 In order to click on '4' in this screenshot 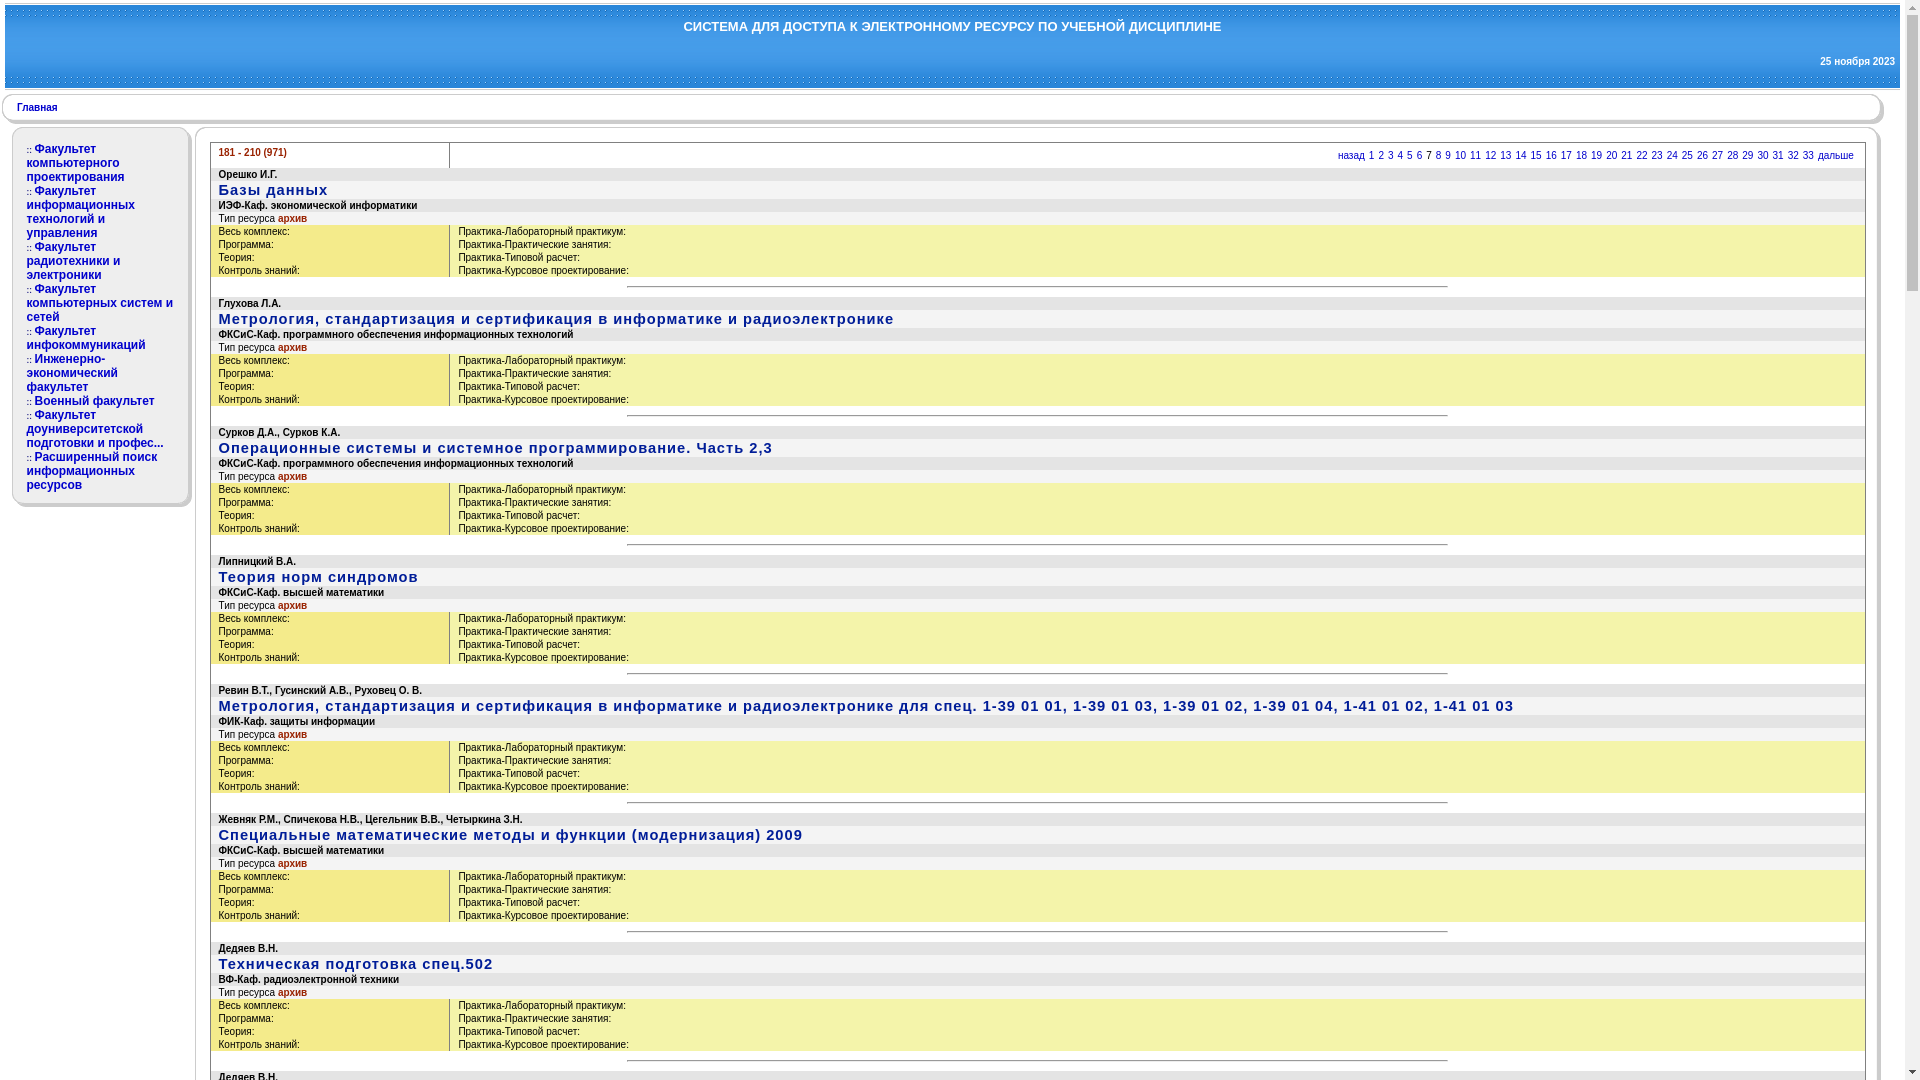, I will do `click(1400, 154)`.